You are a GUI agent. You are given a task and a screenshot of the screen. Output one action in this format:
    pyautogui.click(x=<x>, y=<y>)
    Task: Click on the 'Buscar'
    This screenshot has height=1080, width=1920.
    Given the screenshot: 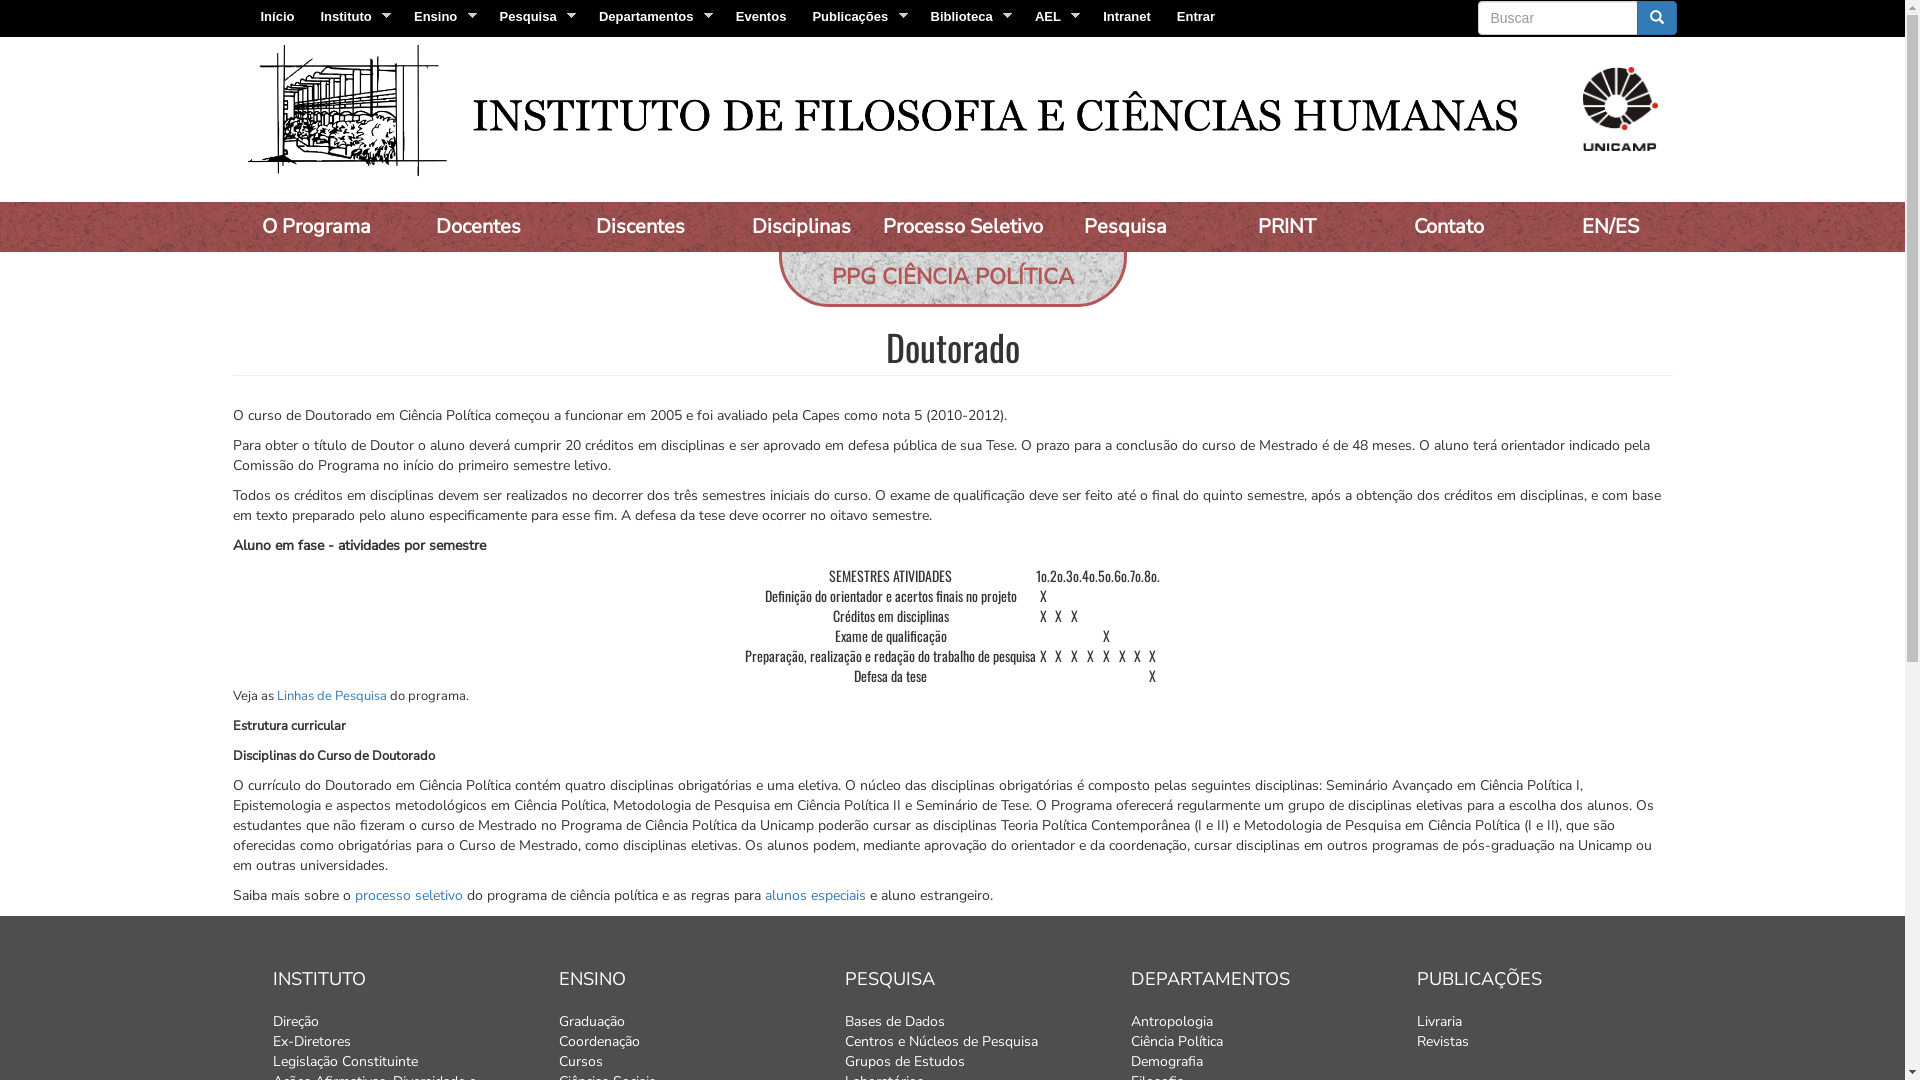 What is the action you would take?
    pyautogui.click(x=1478, y=35)
    